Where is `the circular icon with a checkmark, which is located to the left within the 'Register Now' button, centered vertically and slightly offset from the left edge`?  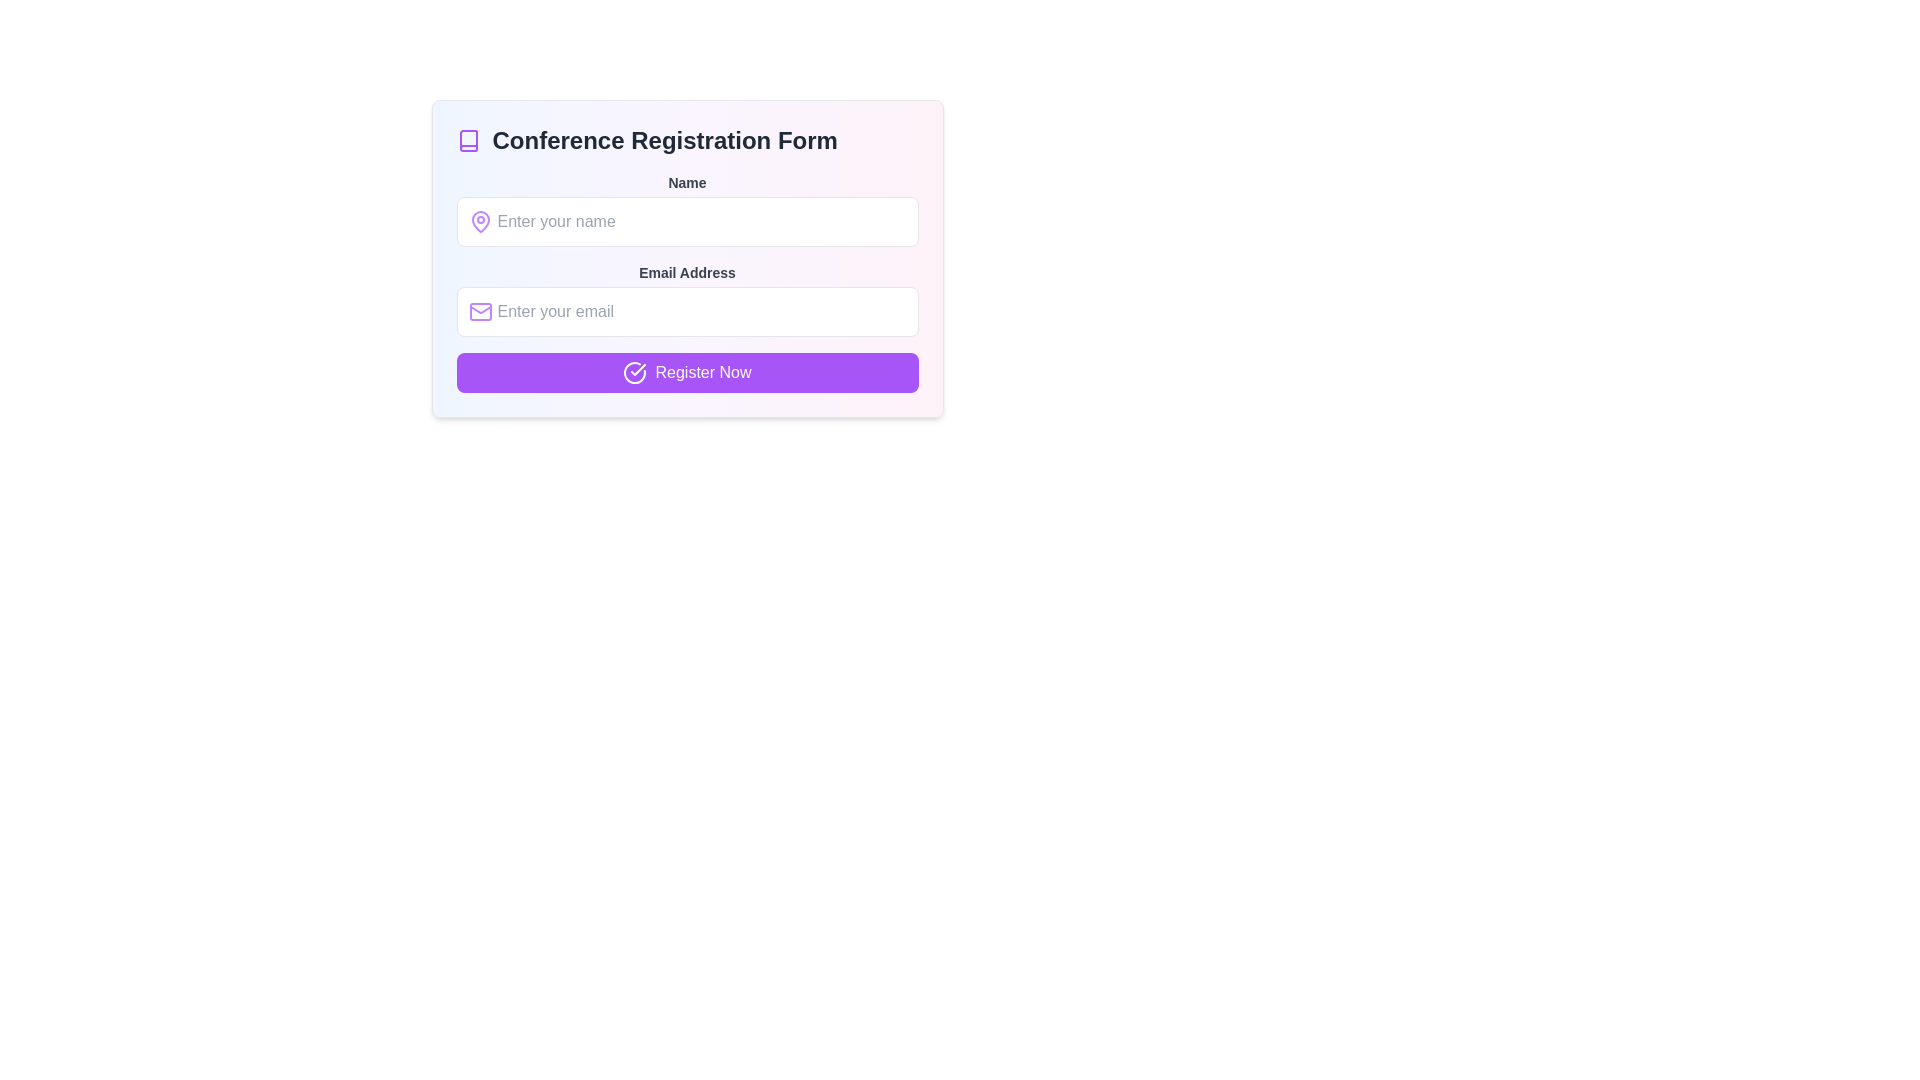 the circular icon with a checkmark, which is located to the left within the 'Register Now' button, centered vertically and slightly offset from the left edge is located at coordinates (634, 373).